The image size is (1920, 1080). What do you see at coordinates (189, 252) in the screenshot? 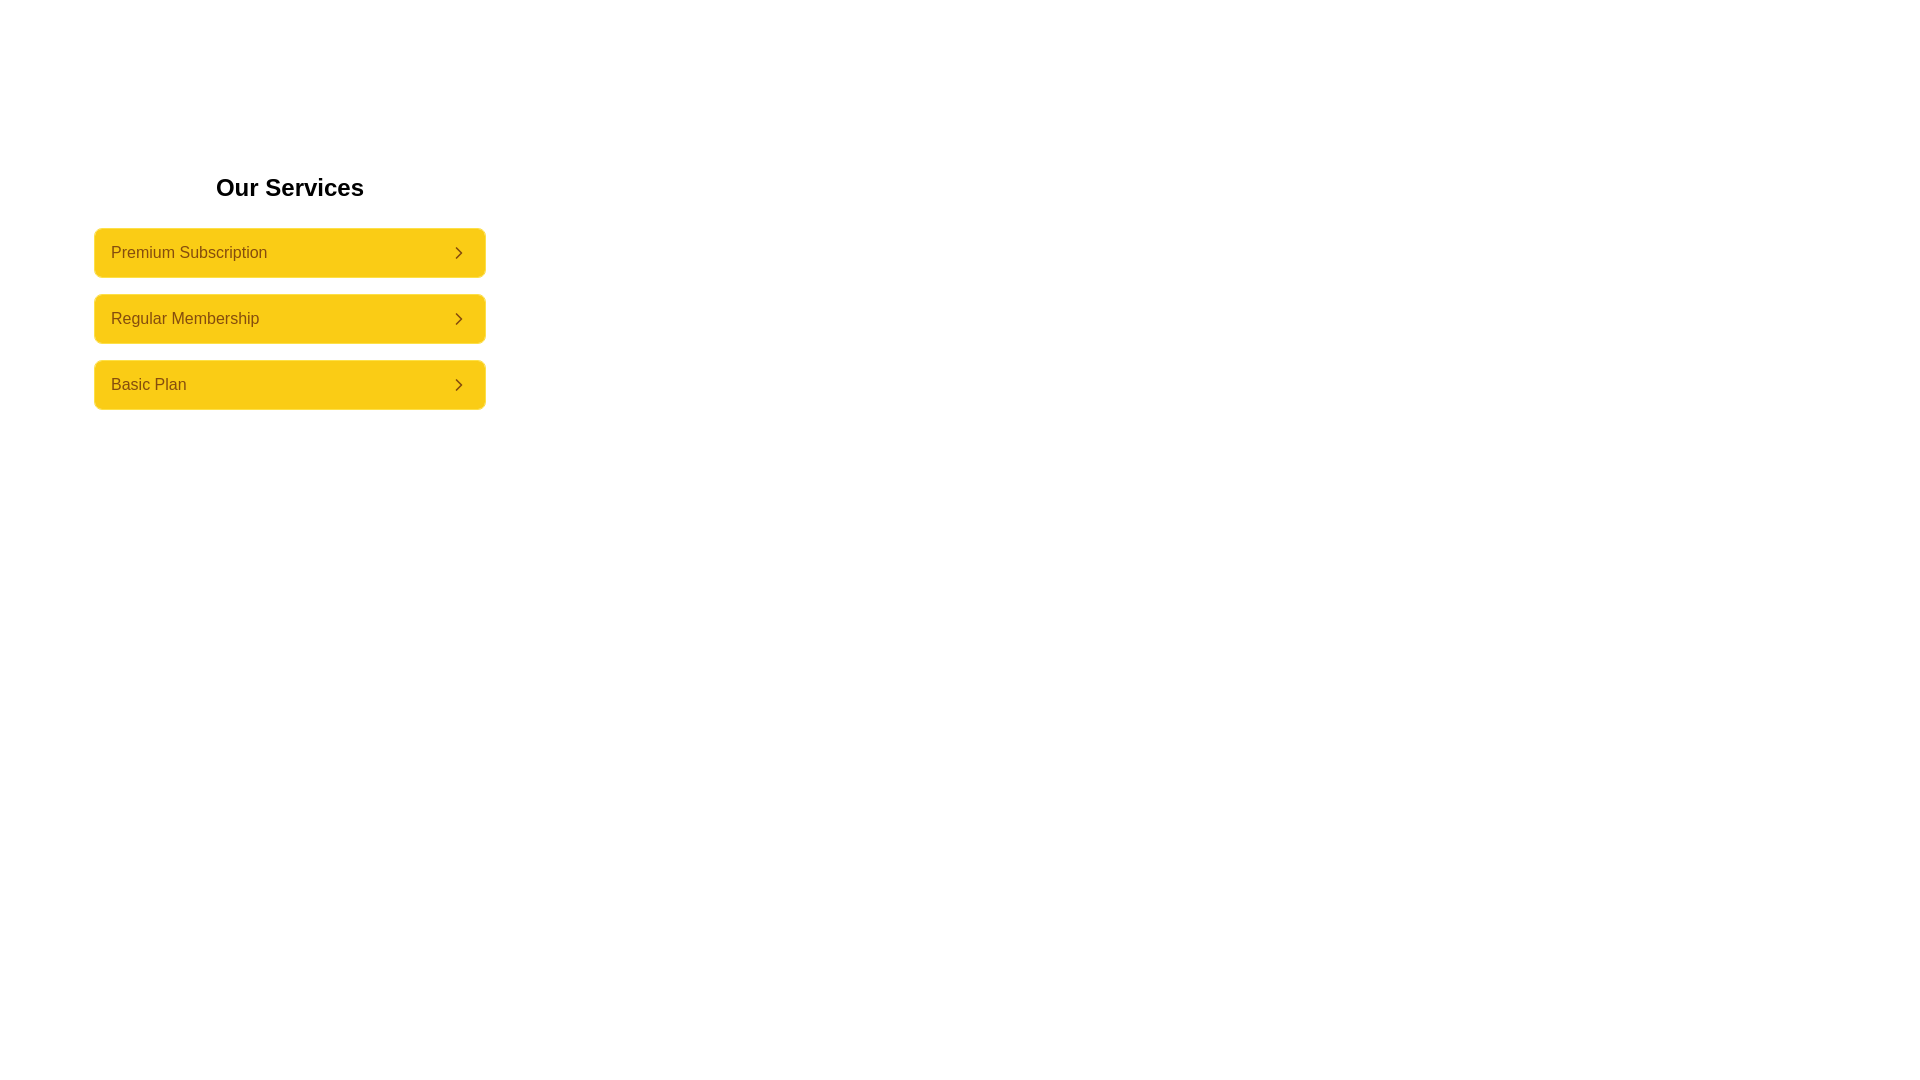
I see `the 'Premium Subscription' text label which is displayed in bold font on a yellow rectangular button, the first button in the 'Our Services' vertical stack` at bounding box center [189, 252].